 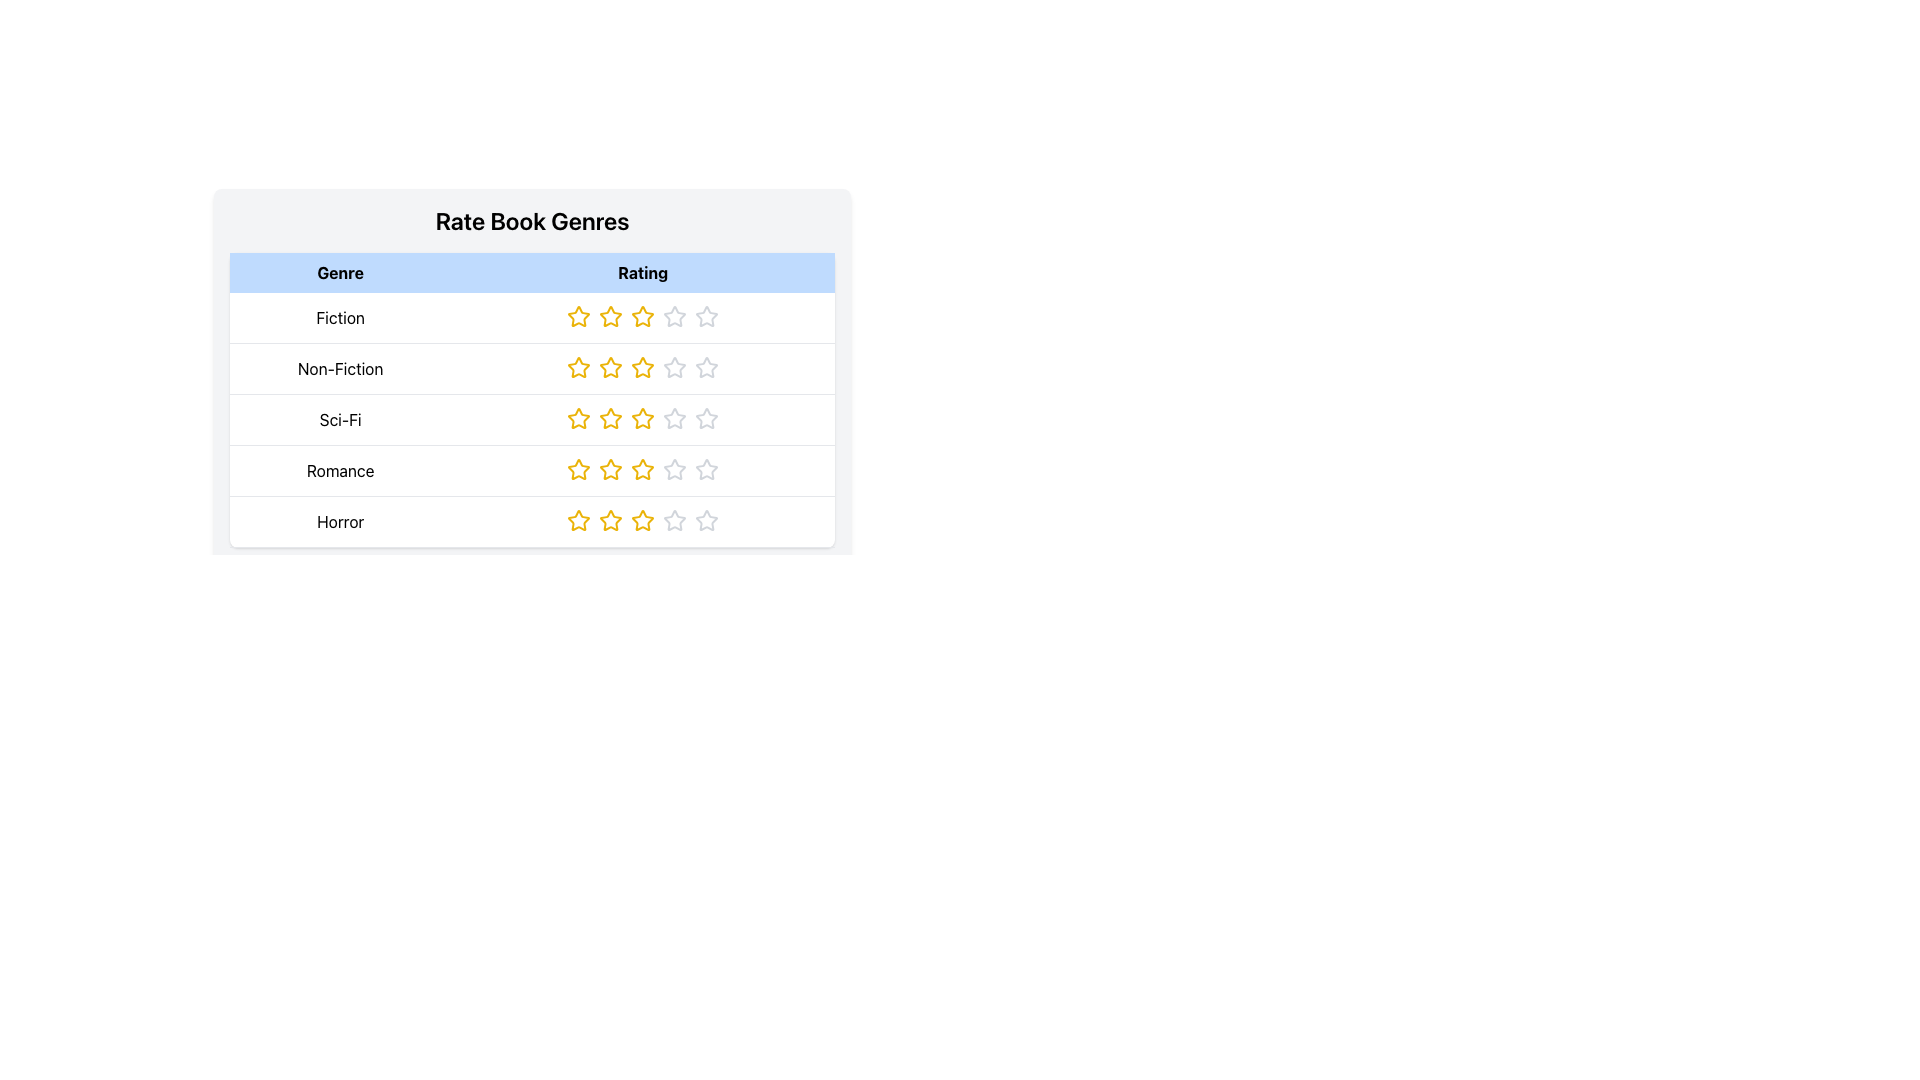 What do you see at coordinates (707, 315) in the screenshot?
I see `the fourth star in the rating system for the 'Fiction' genre` at bounding box center [707, 315].